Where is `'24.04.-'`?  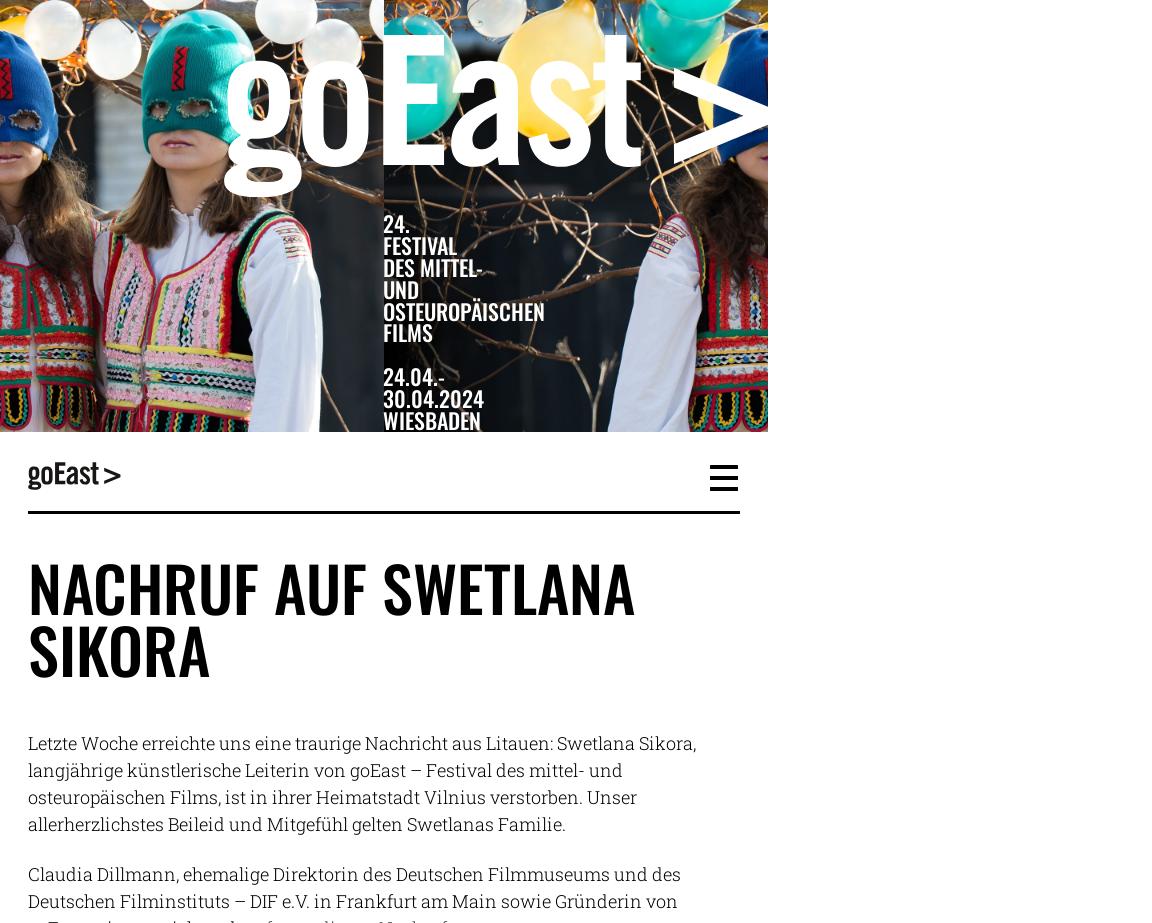 '24.04.-' is located at coordinates (413, 376).